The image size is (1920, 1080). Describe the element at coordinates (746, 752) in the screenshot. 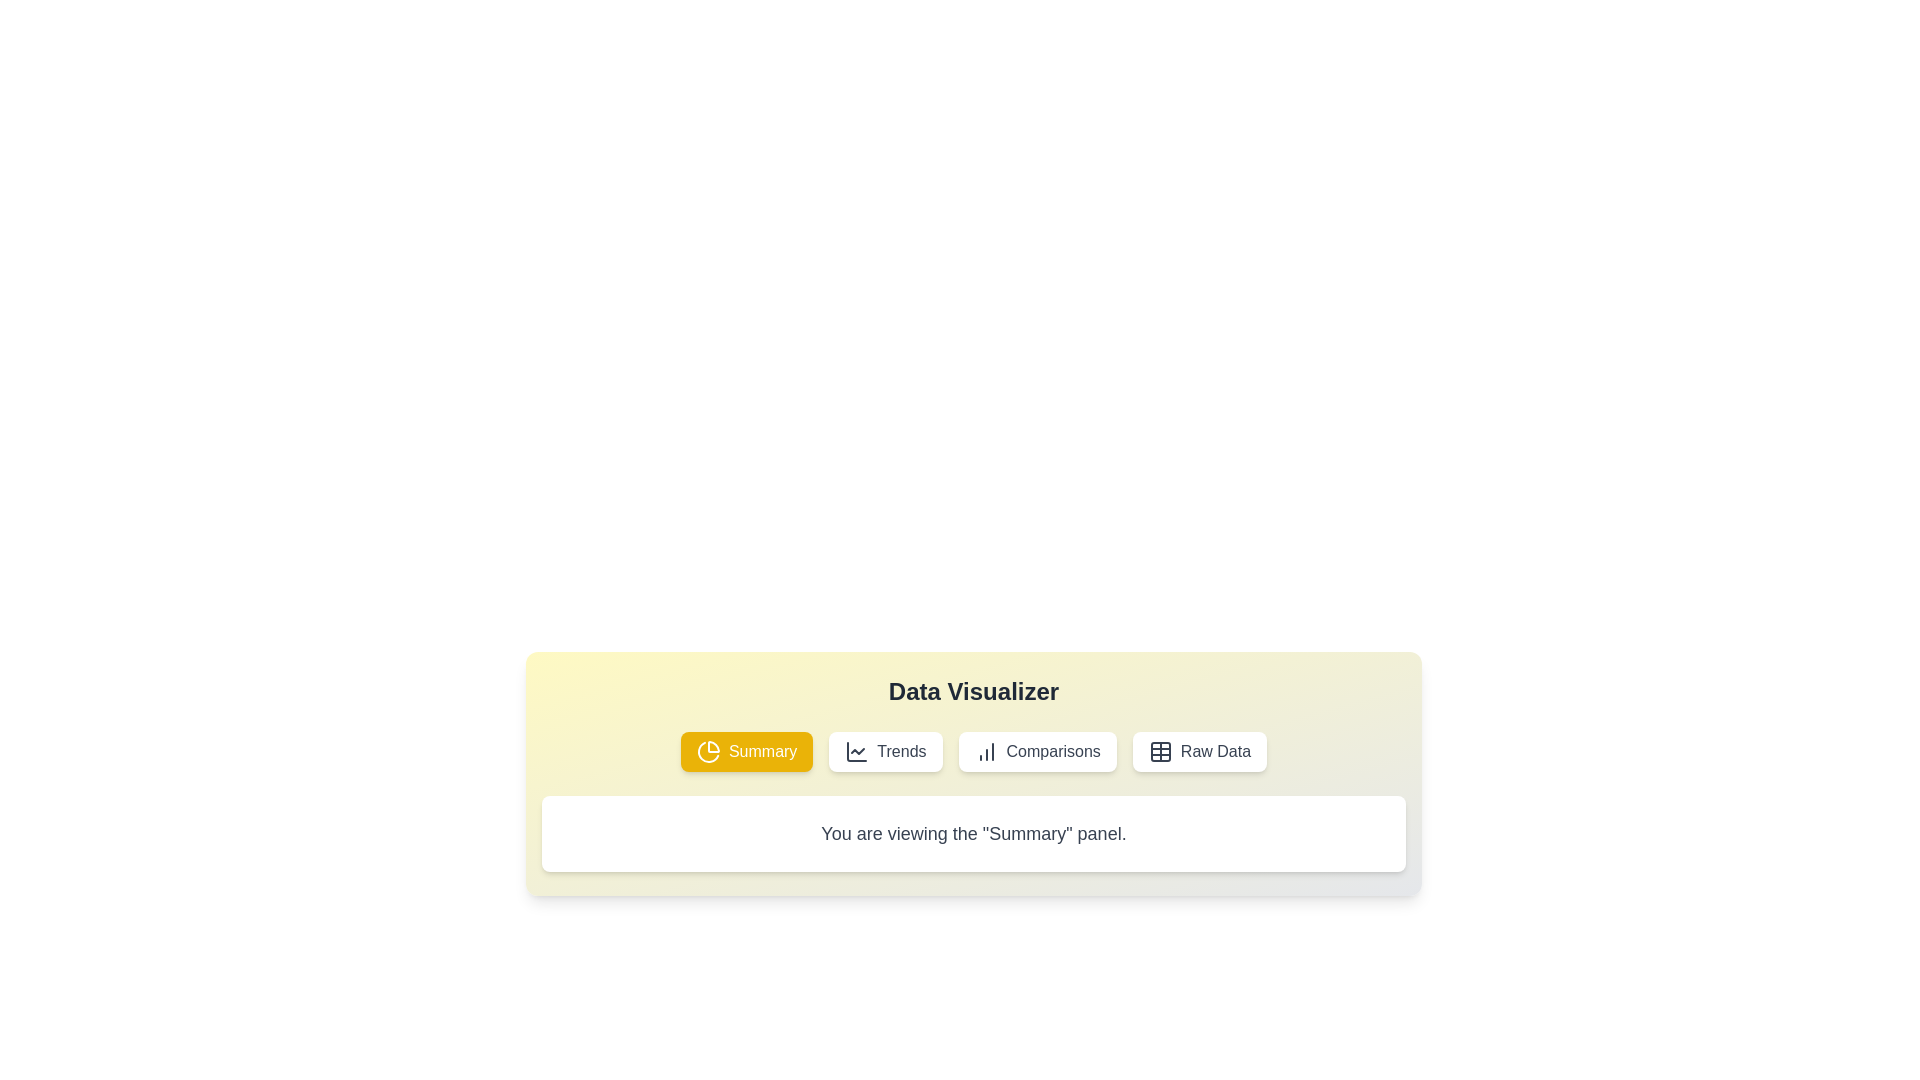

I see `the yellow 'Summary' button with white text and a pie chart icon` at that location.